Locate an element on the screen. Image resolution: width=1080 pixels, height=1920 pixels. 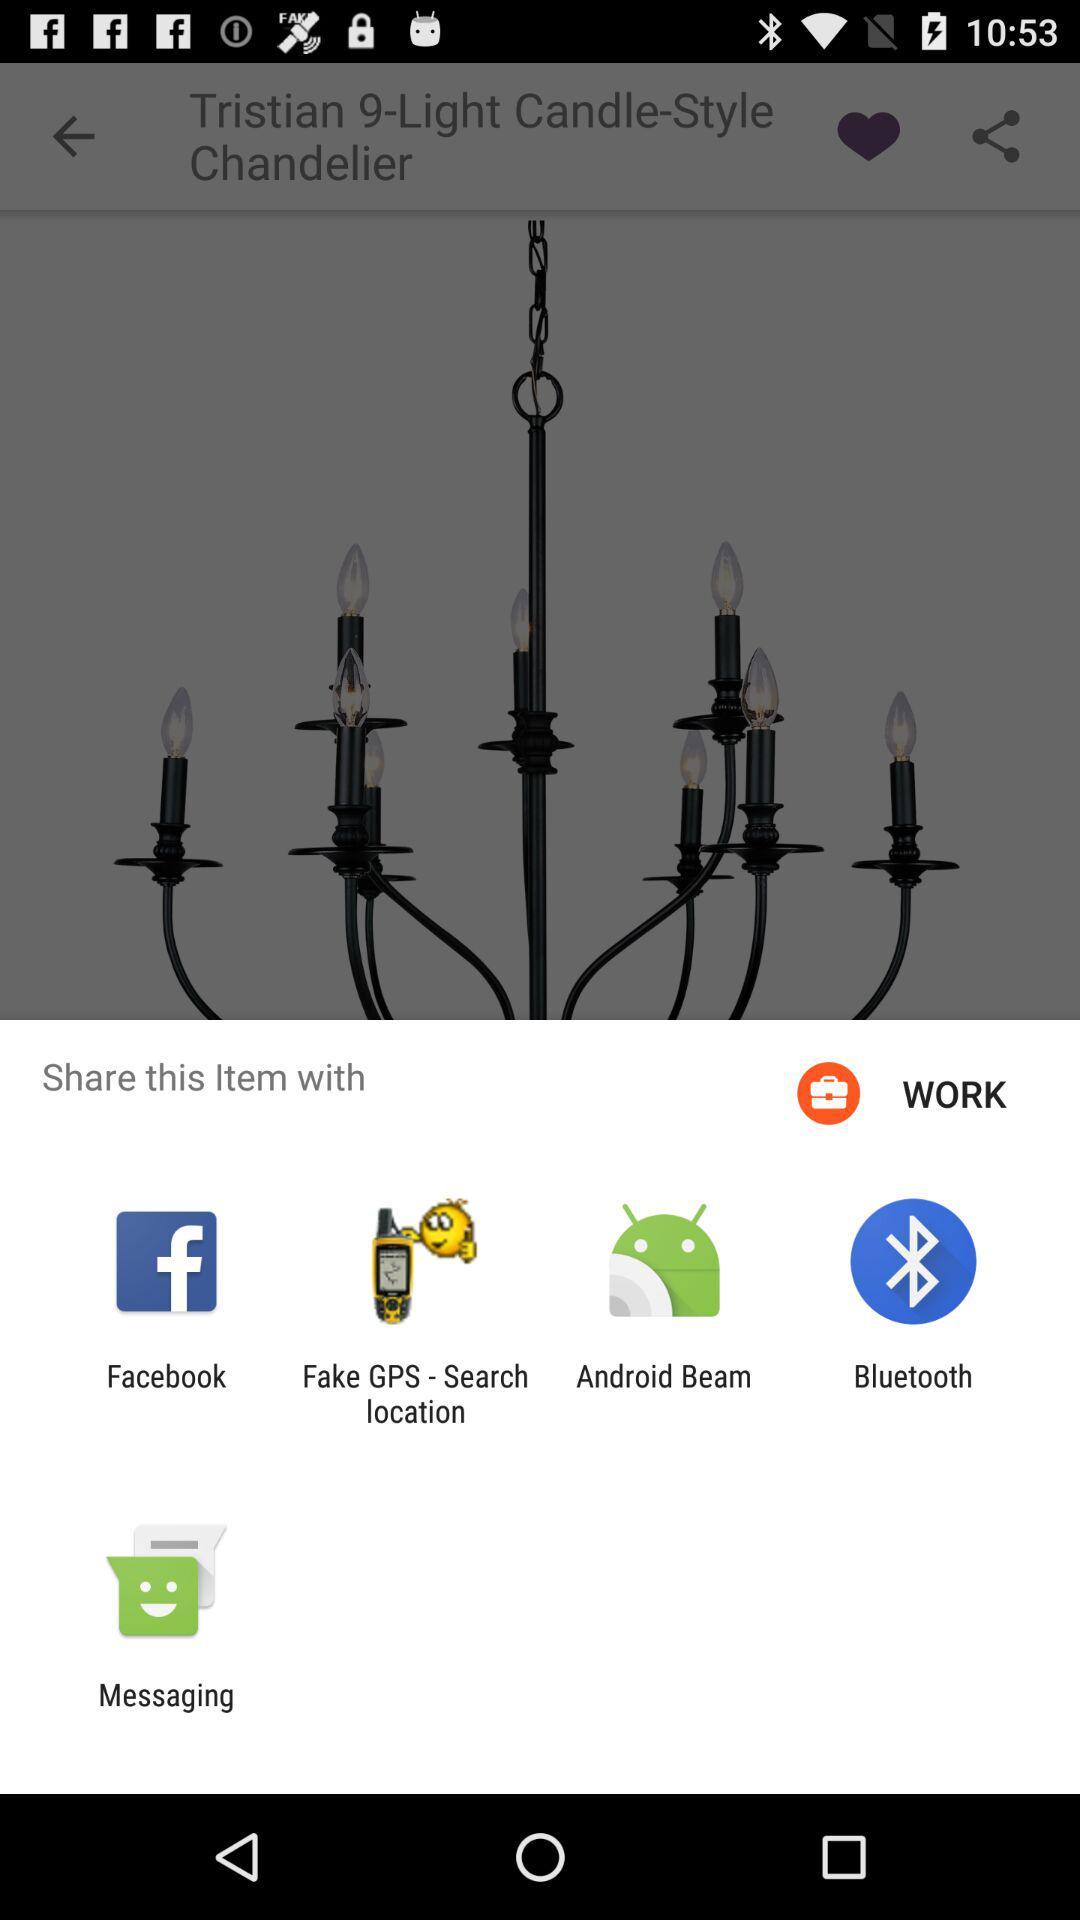
app next to the android beam is located at coordinates (414, 1392).